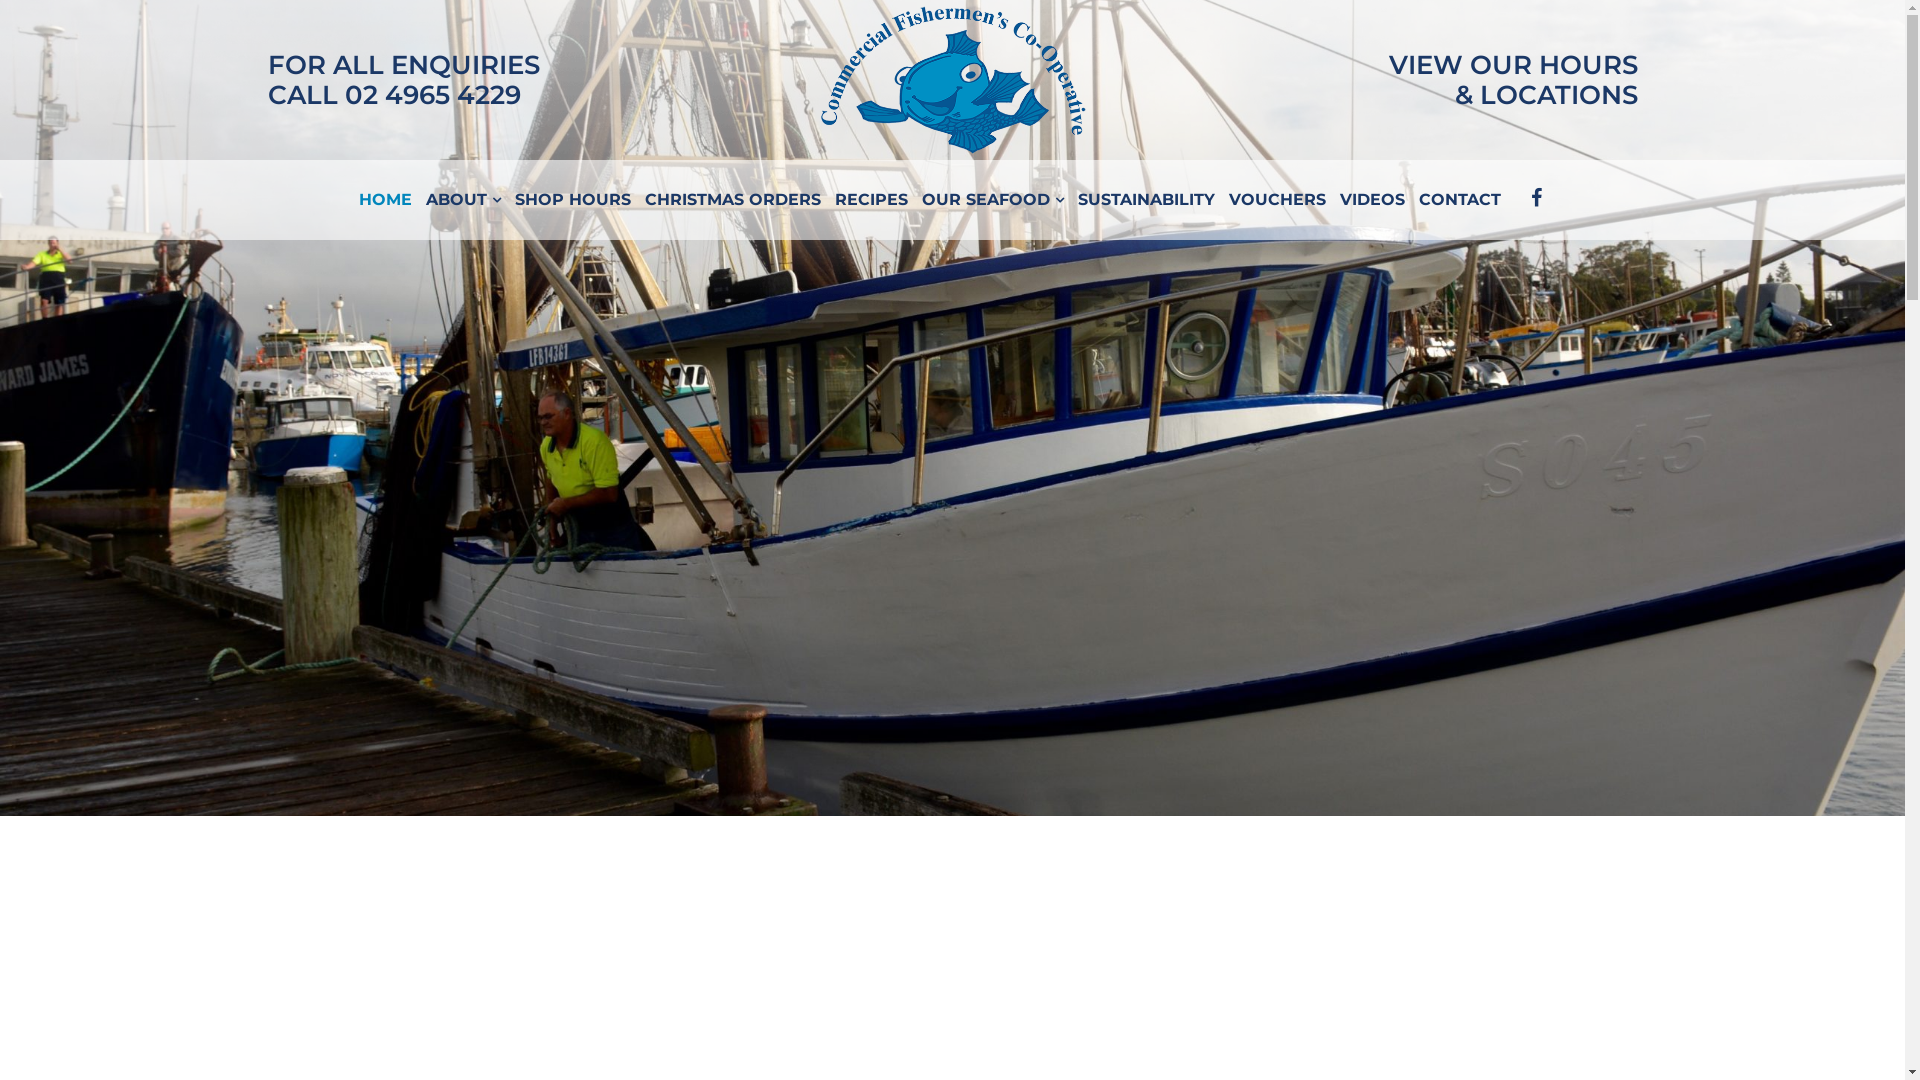  Describe the element at coordinates (1276, 200) in the screenshot. I see `'VOUCHERS'` at that location.